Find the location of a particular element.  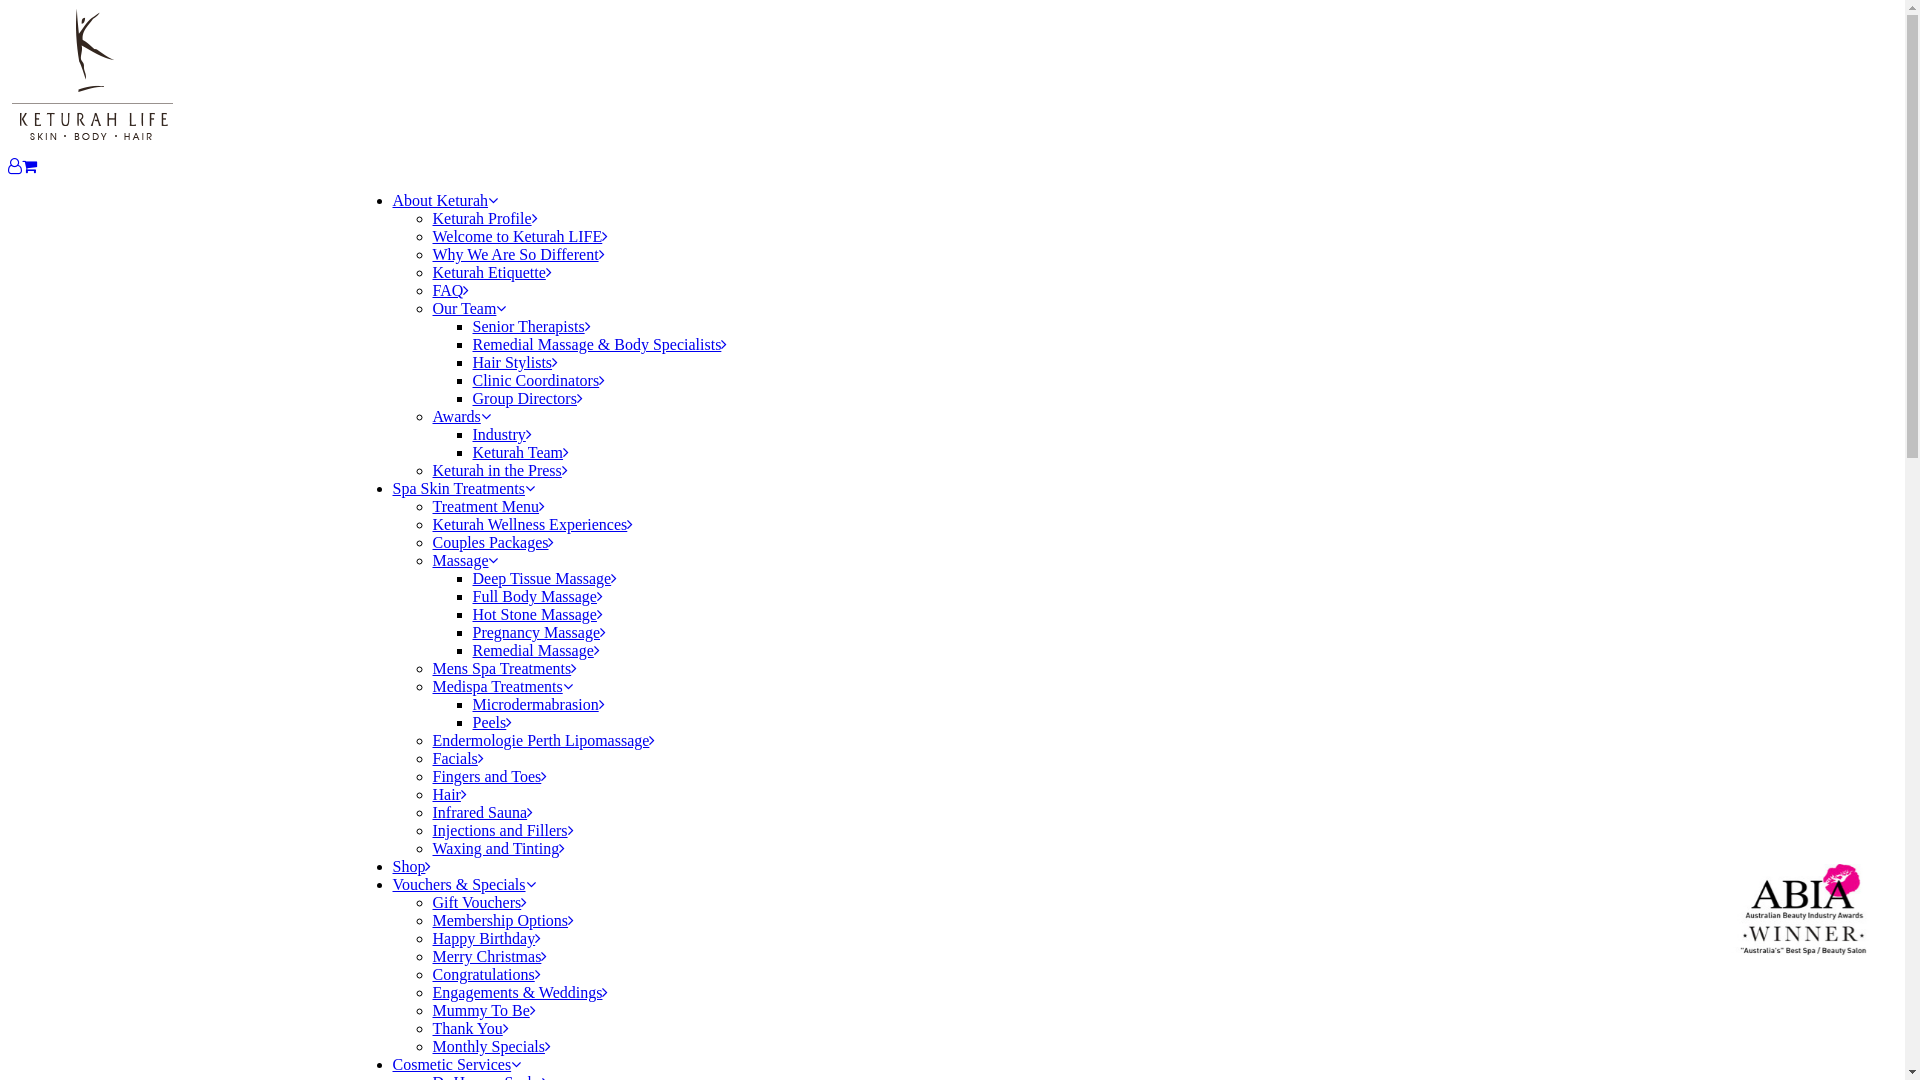

'Shop' is located at coordinates (410, 865).